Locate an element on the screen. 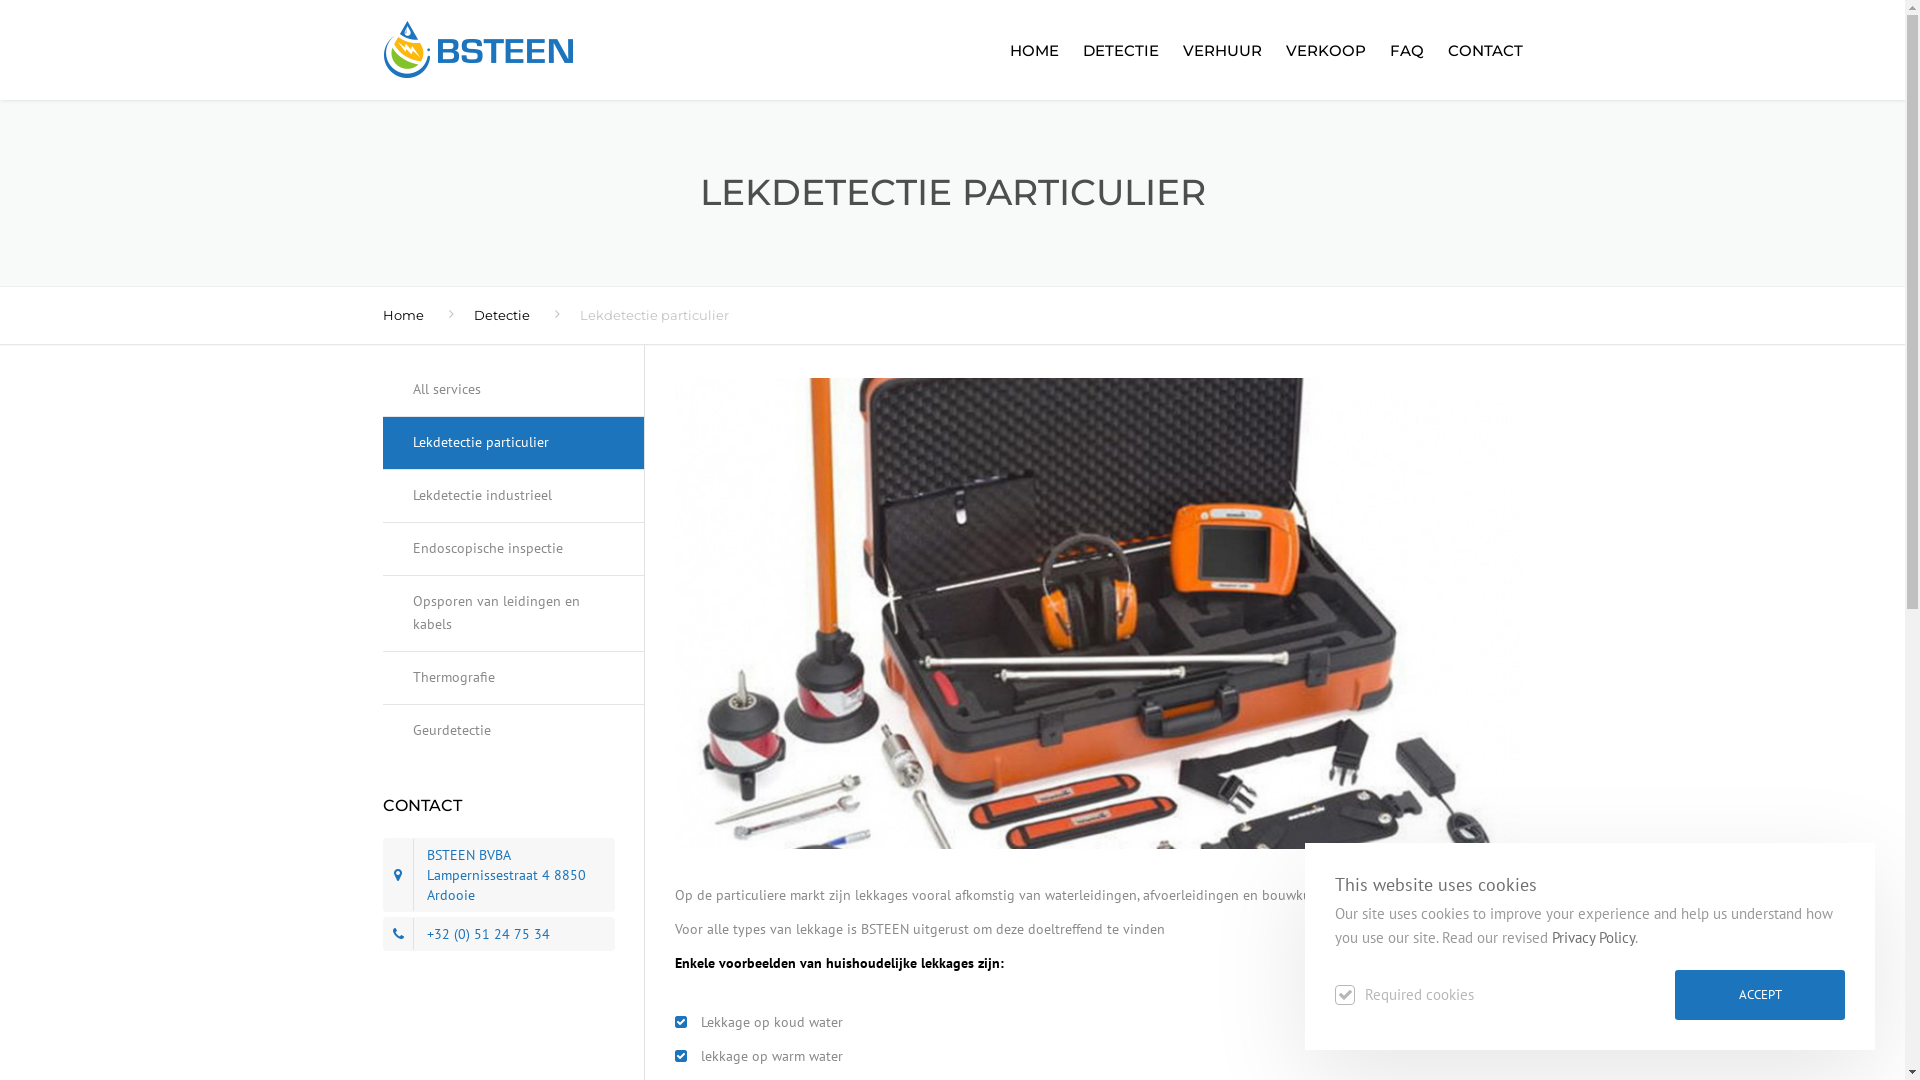 The height and width of the screenshot is (1080, 1920). 'Endoscopische inspectie' is located at coordinates (513, 549).